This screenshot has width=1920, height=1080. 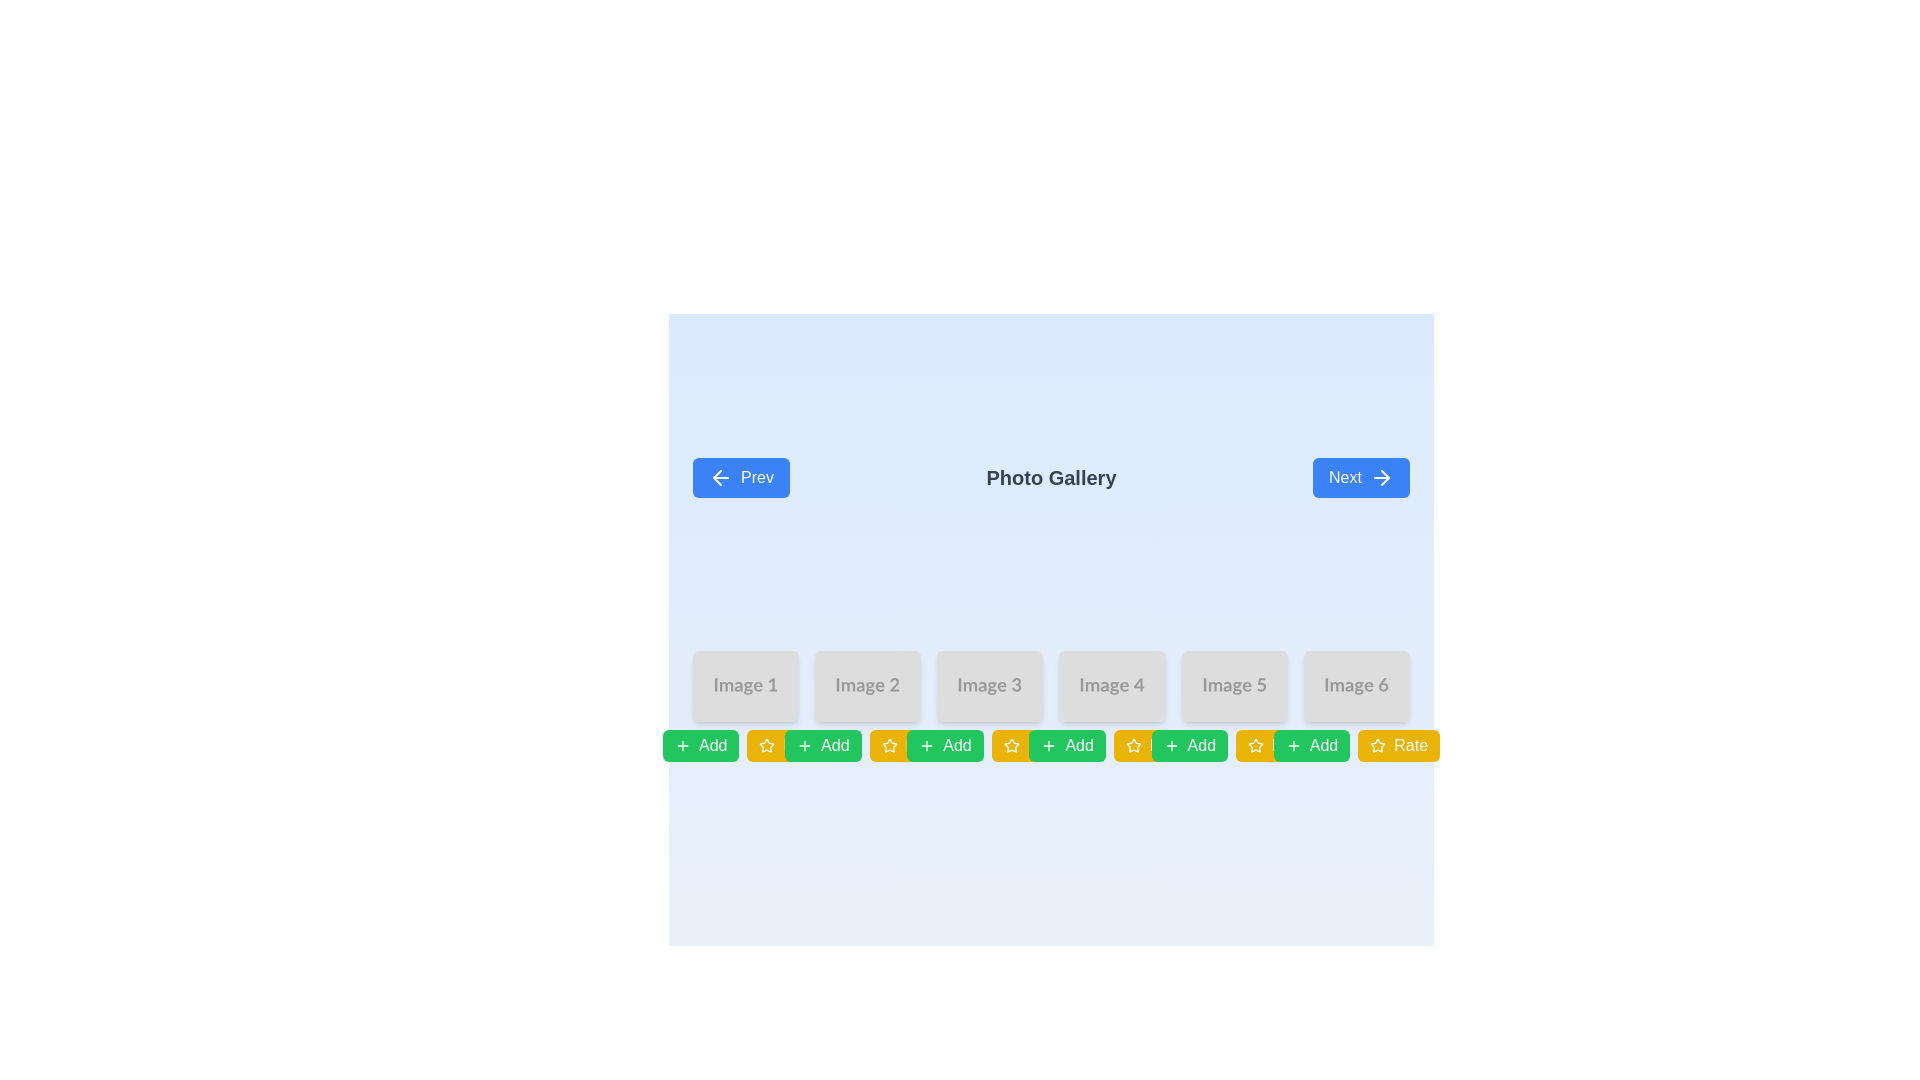 What do you see at coordinates (800, 745) in the screenshot?
I see `text label on the yellow 'Rate' button, which indicates its function related to rating` at bounding box center [800, 745].